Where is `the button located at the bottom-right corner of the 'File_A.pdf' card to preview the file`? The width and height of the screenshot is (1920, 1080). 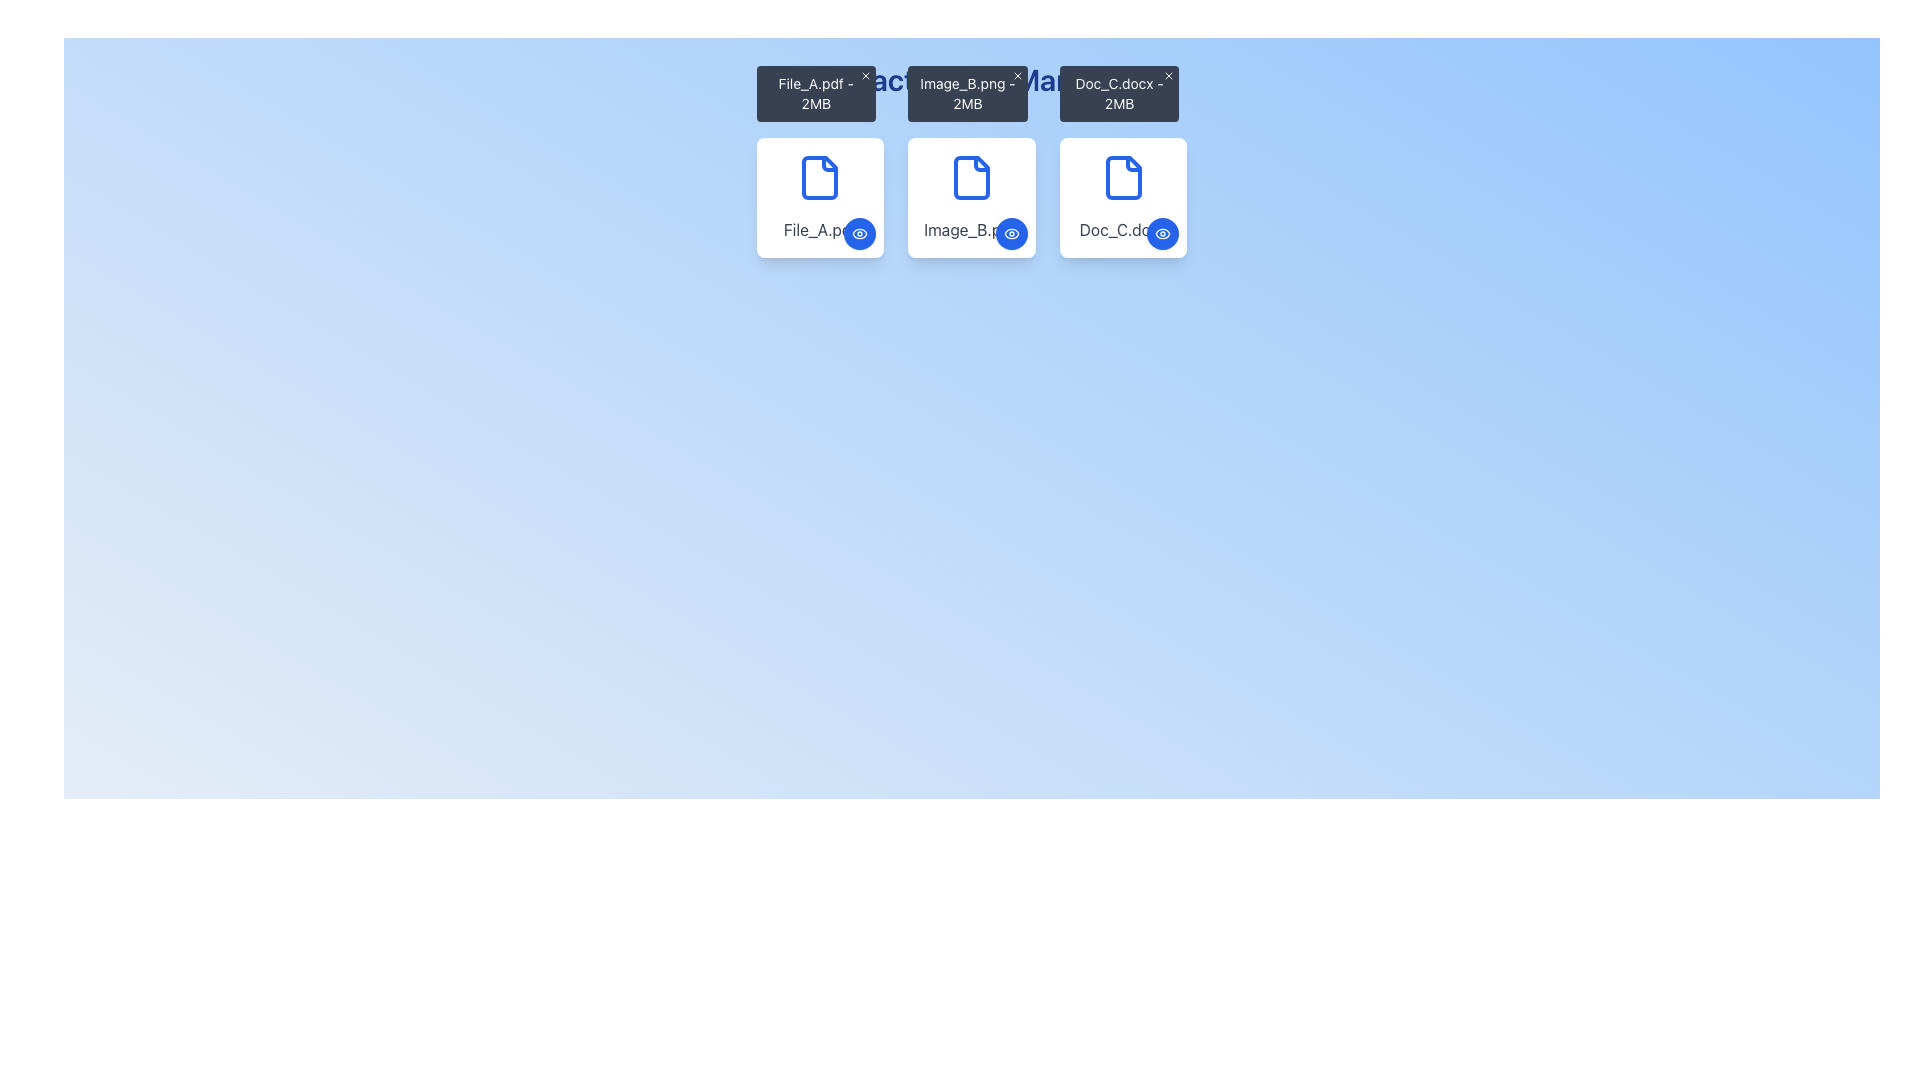
the button located at the bottom-right corner of the 'File_A.pdf' card to preview the file is located at coordinates (860, 233).